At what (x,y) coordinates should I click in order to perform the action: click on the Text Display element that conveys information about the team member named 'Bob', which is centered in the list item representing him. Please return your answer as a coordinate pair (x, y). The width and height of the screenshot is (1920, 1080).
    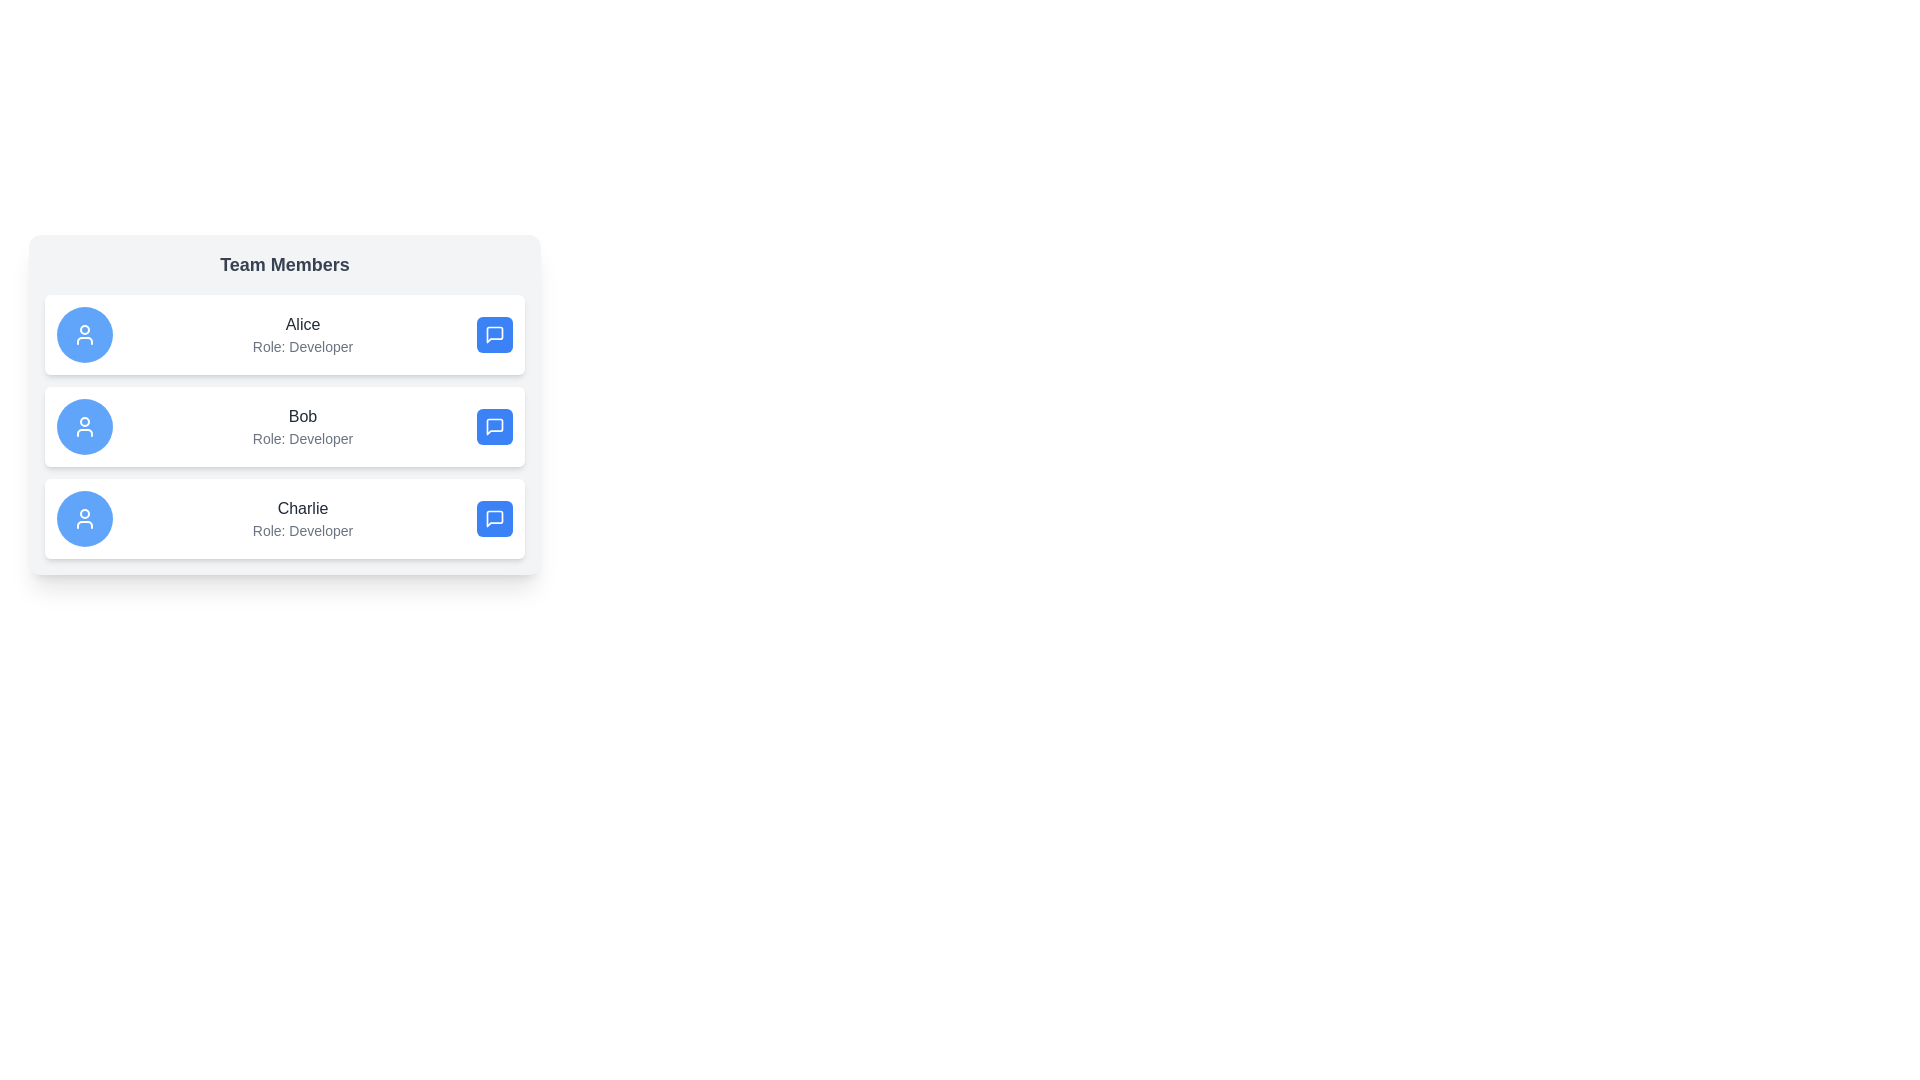
    Looking at the image, I should click on (301, 426).